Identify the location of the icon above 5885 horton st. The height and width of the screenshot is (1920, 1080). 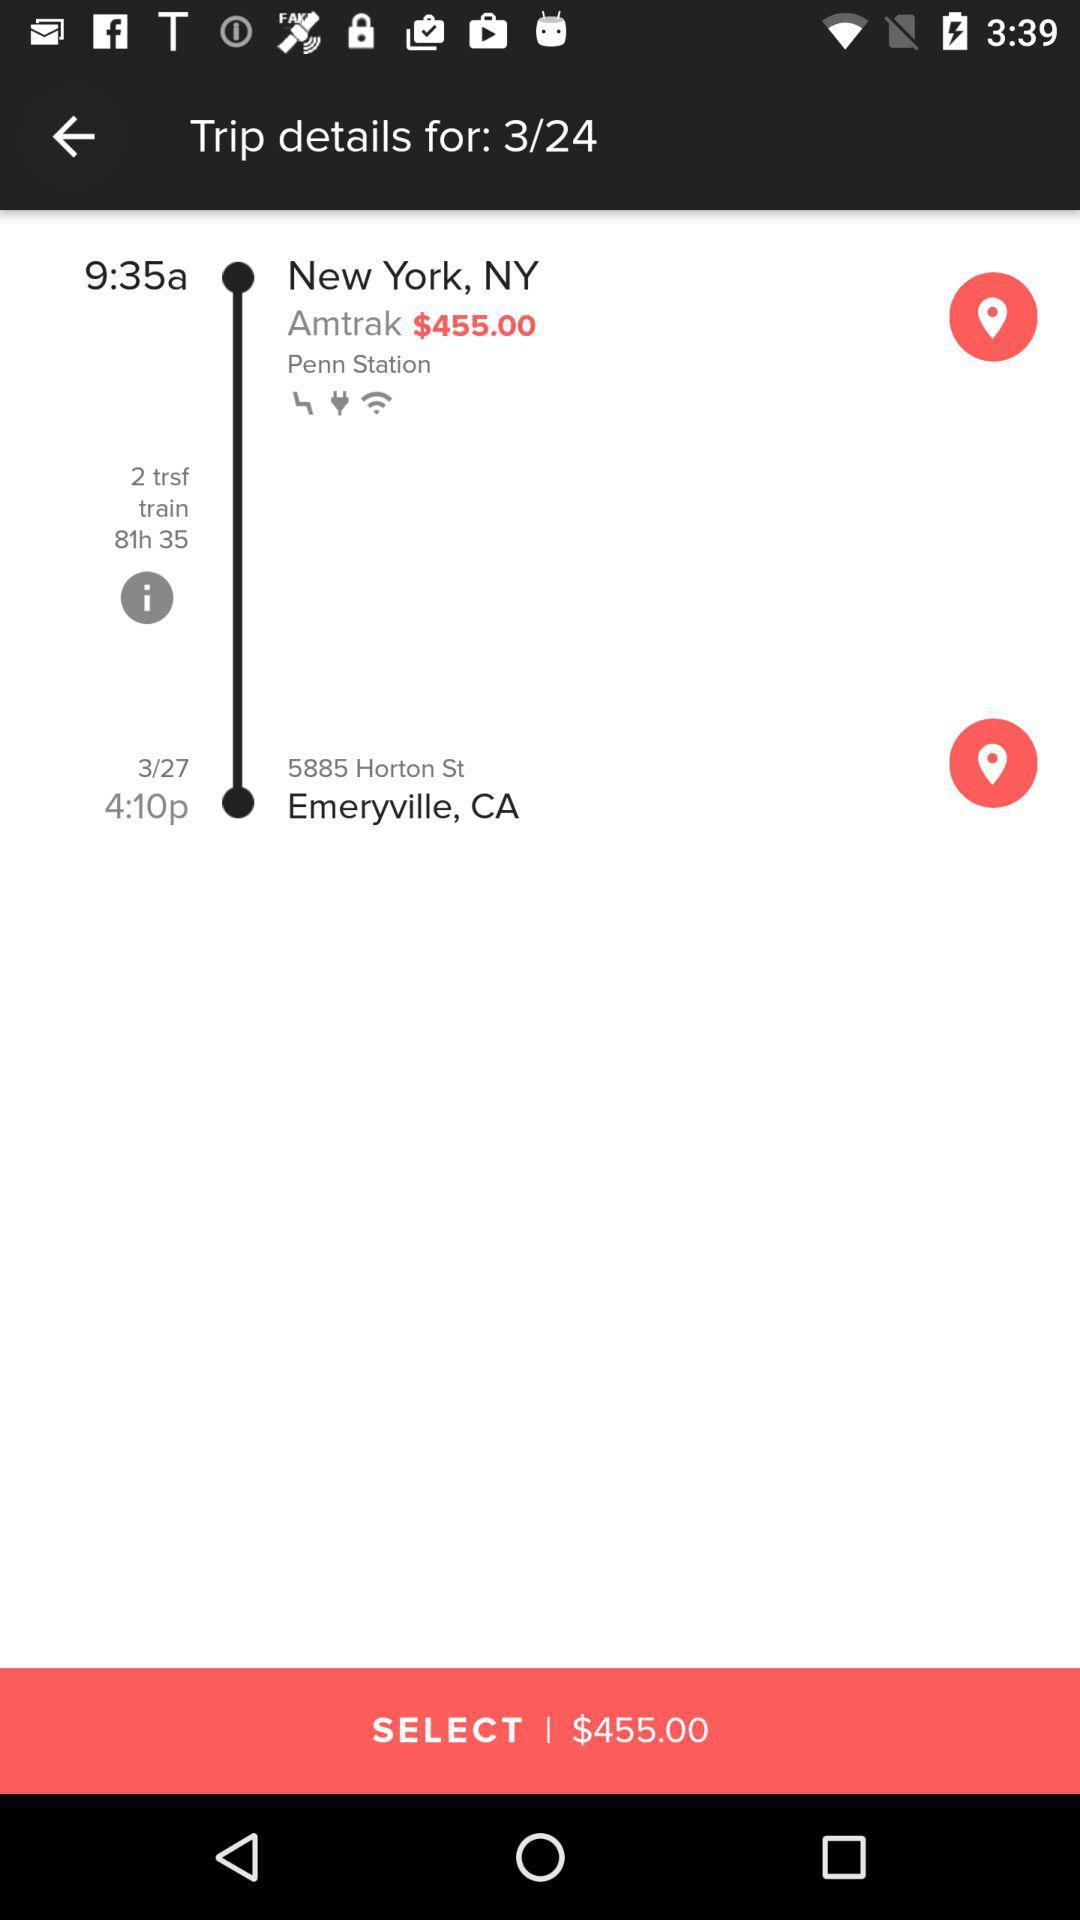
(341, 400).